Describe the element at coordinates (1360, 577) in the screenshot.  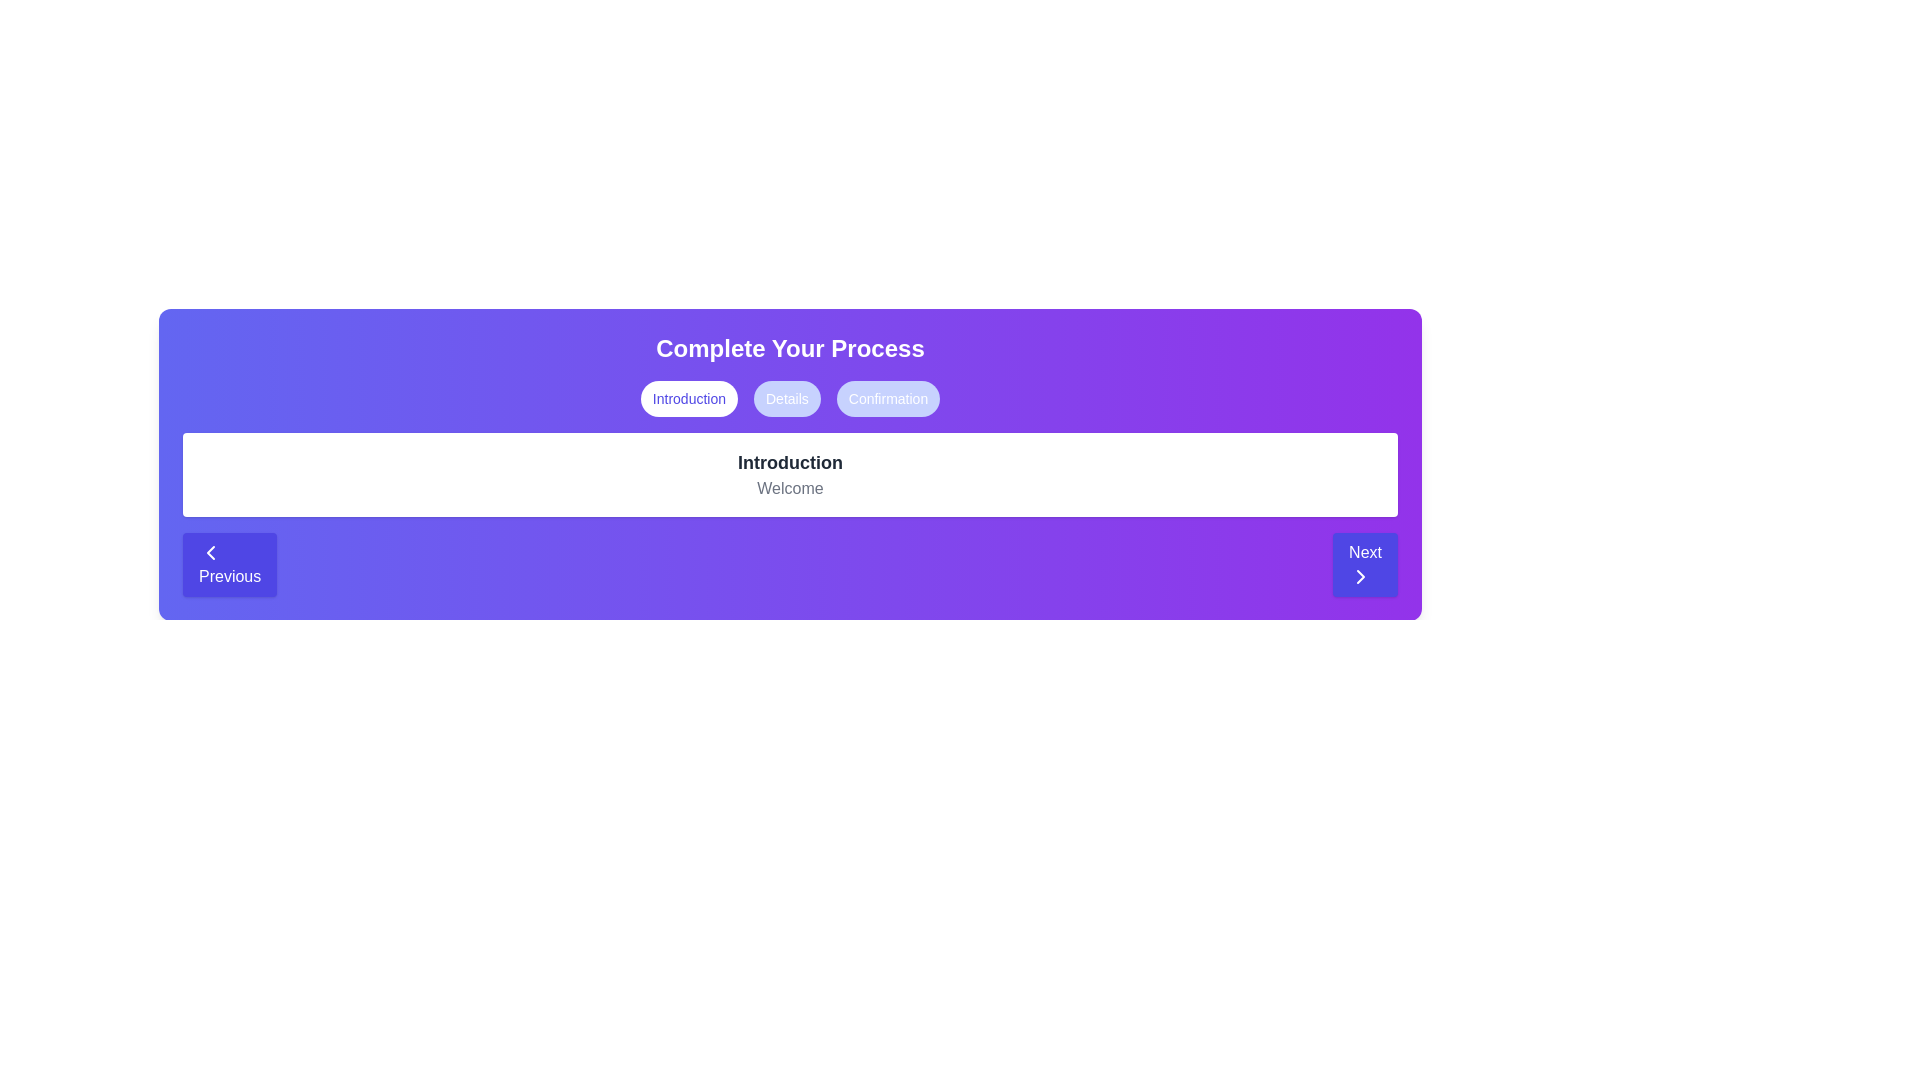
I see `the small right-chevron icon located to the right of the 'Next' button with a purple background for potential interactive feedback` at that location.